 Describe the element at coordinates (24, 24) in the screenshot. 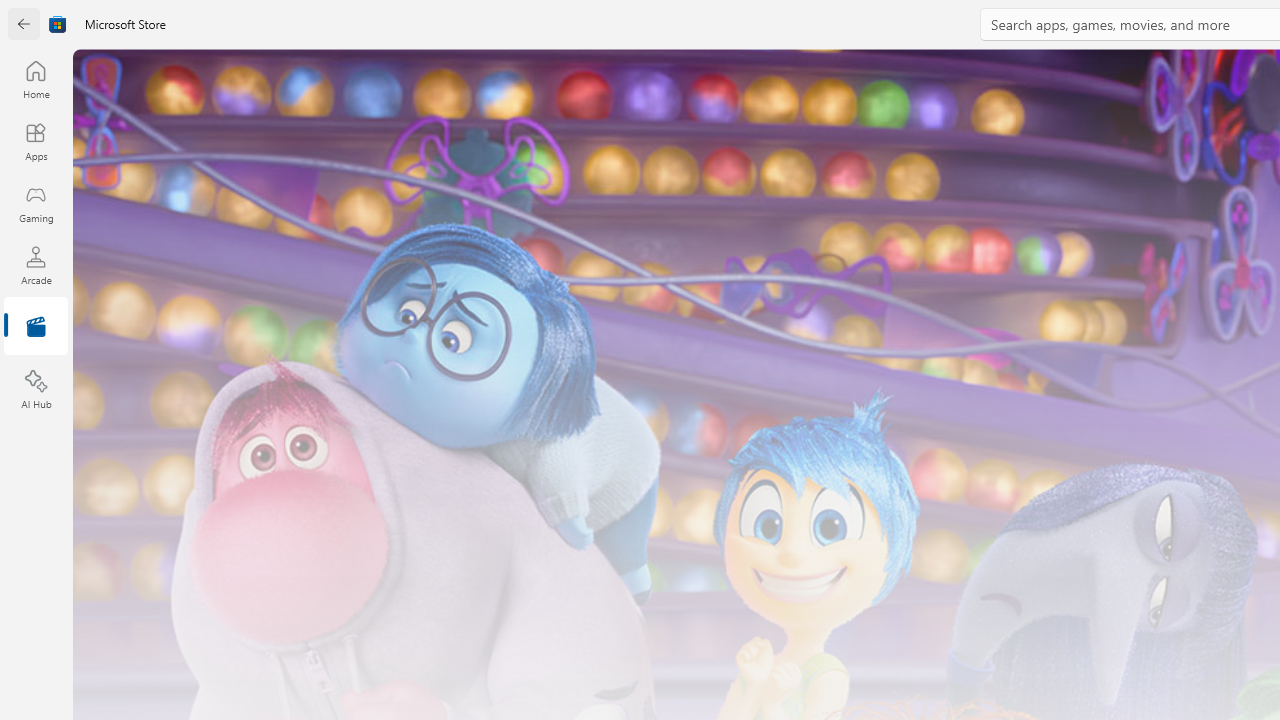

I see `'Back'` at that location.